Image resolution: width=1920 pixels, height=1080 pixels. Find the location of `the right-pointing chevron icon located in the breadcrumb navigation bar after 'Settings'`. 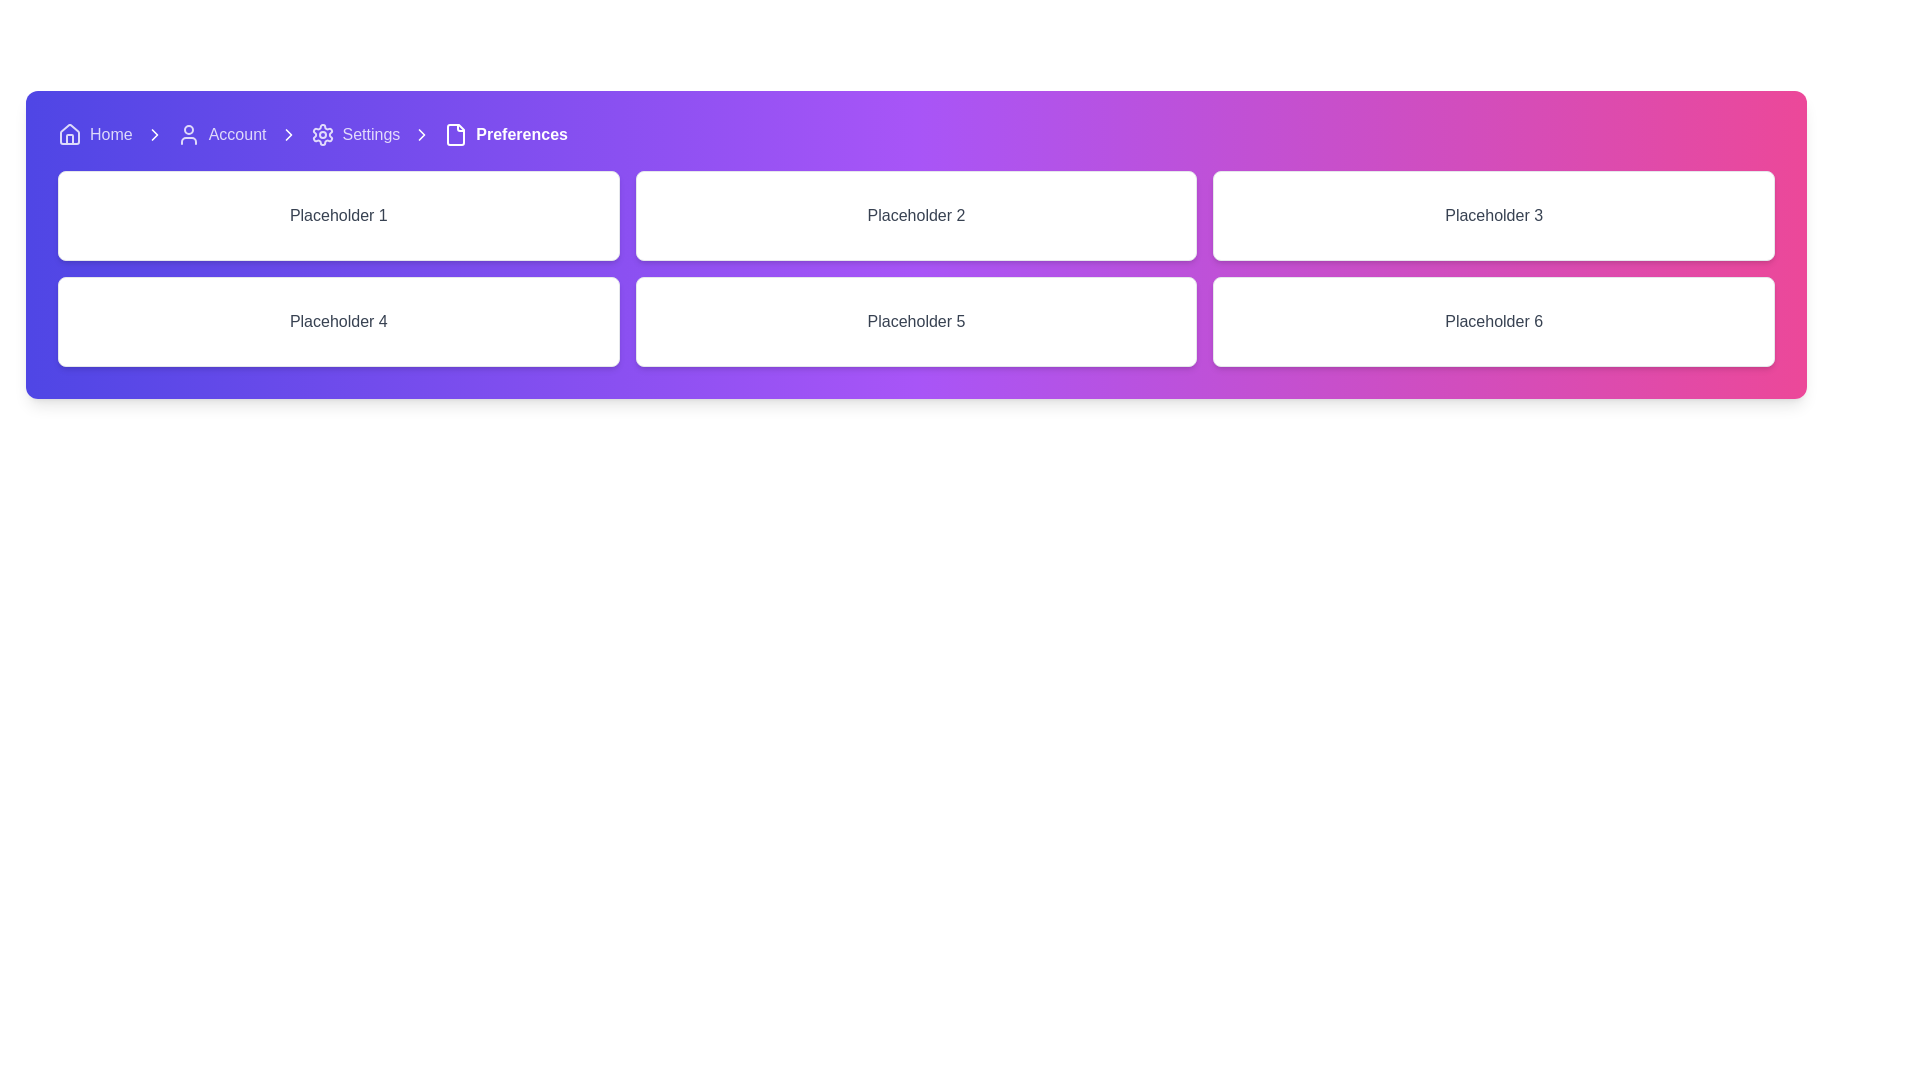

the right-pointing chevron icon located in the breadcrumb navigation bar after 'Settings' is located at coordinates (421, 135).